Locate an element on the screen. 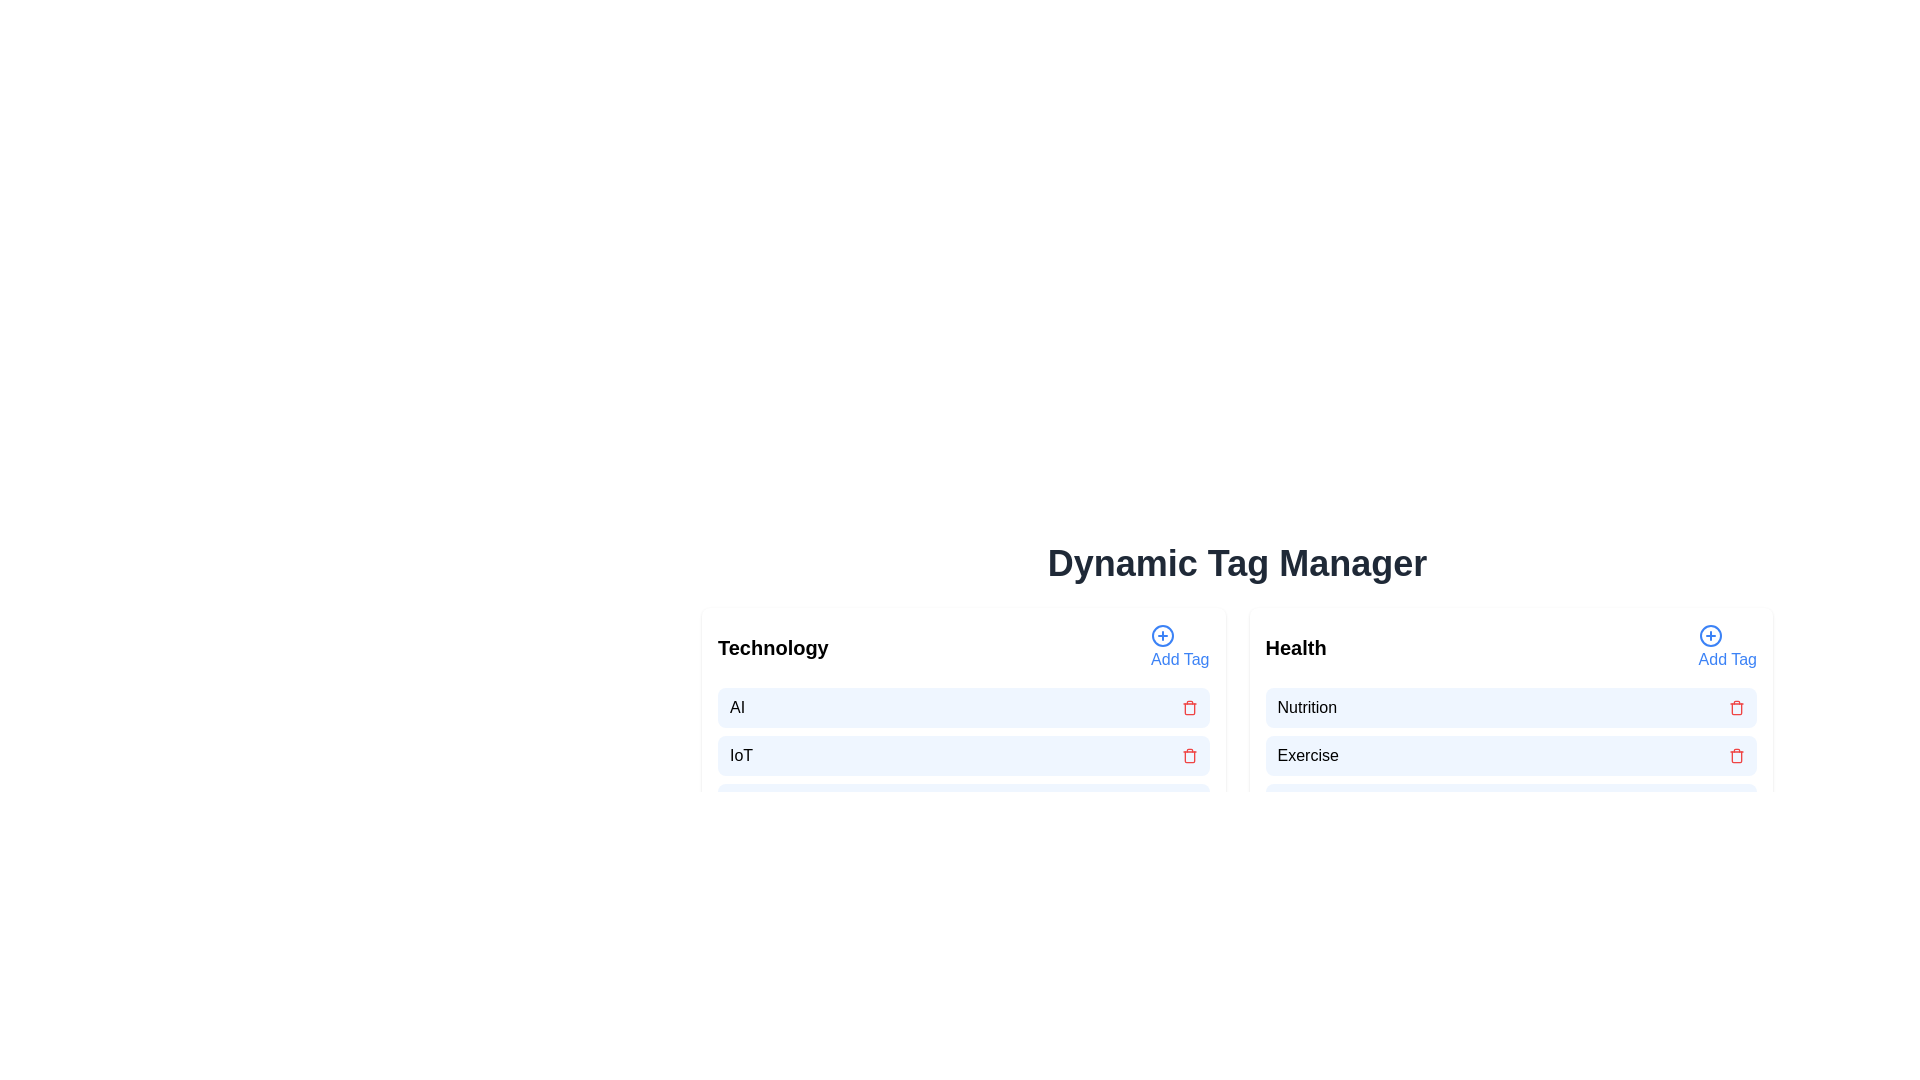  the bold text label reading 'Health' located prominently above the list items 'Nutrition' and 'Exercise' in the right-hand section under 'Dynamic Tag Manager' is located at coordinates (1296, 648).